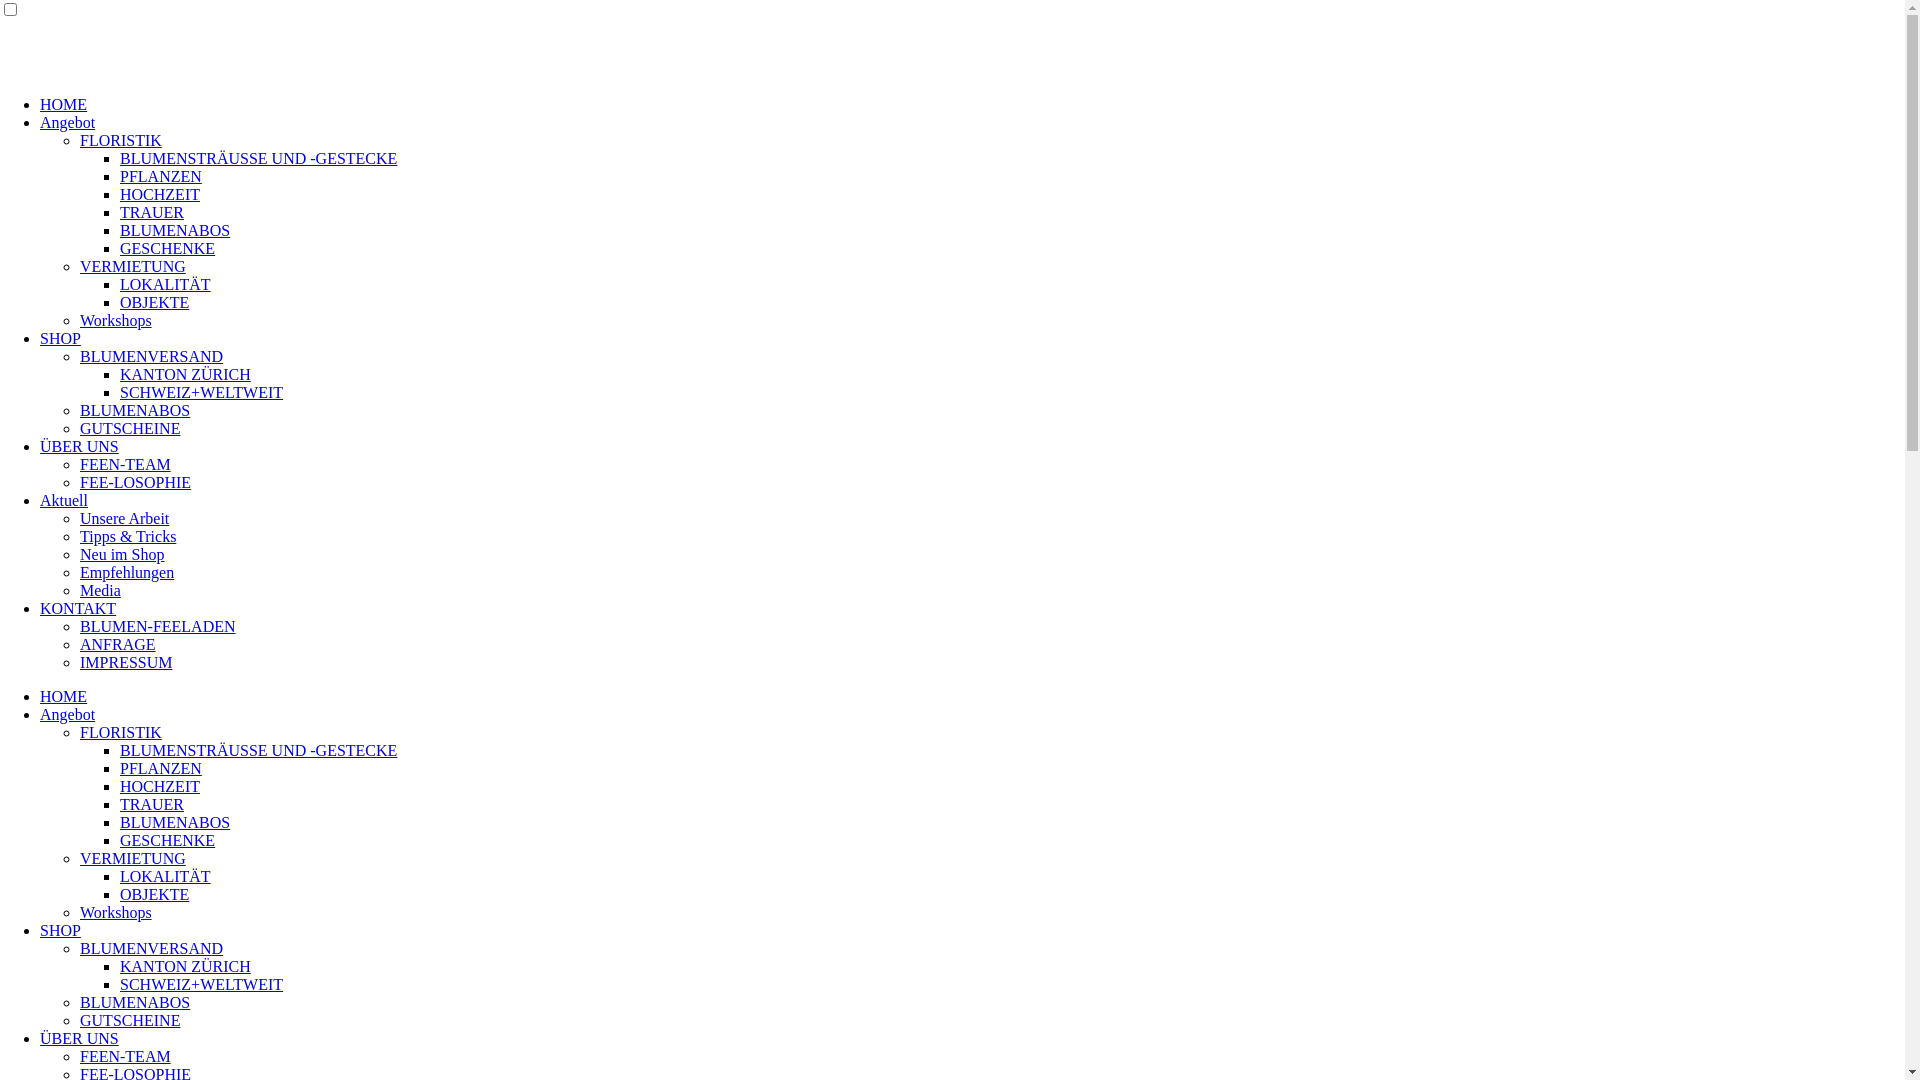 This screenshot has height=1080, width=1920. Describe the element at coordinates (133, 1002) in the screenshot. I see `'BLUMENABOS'` at that location.